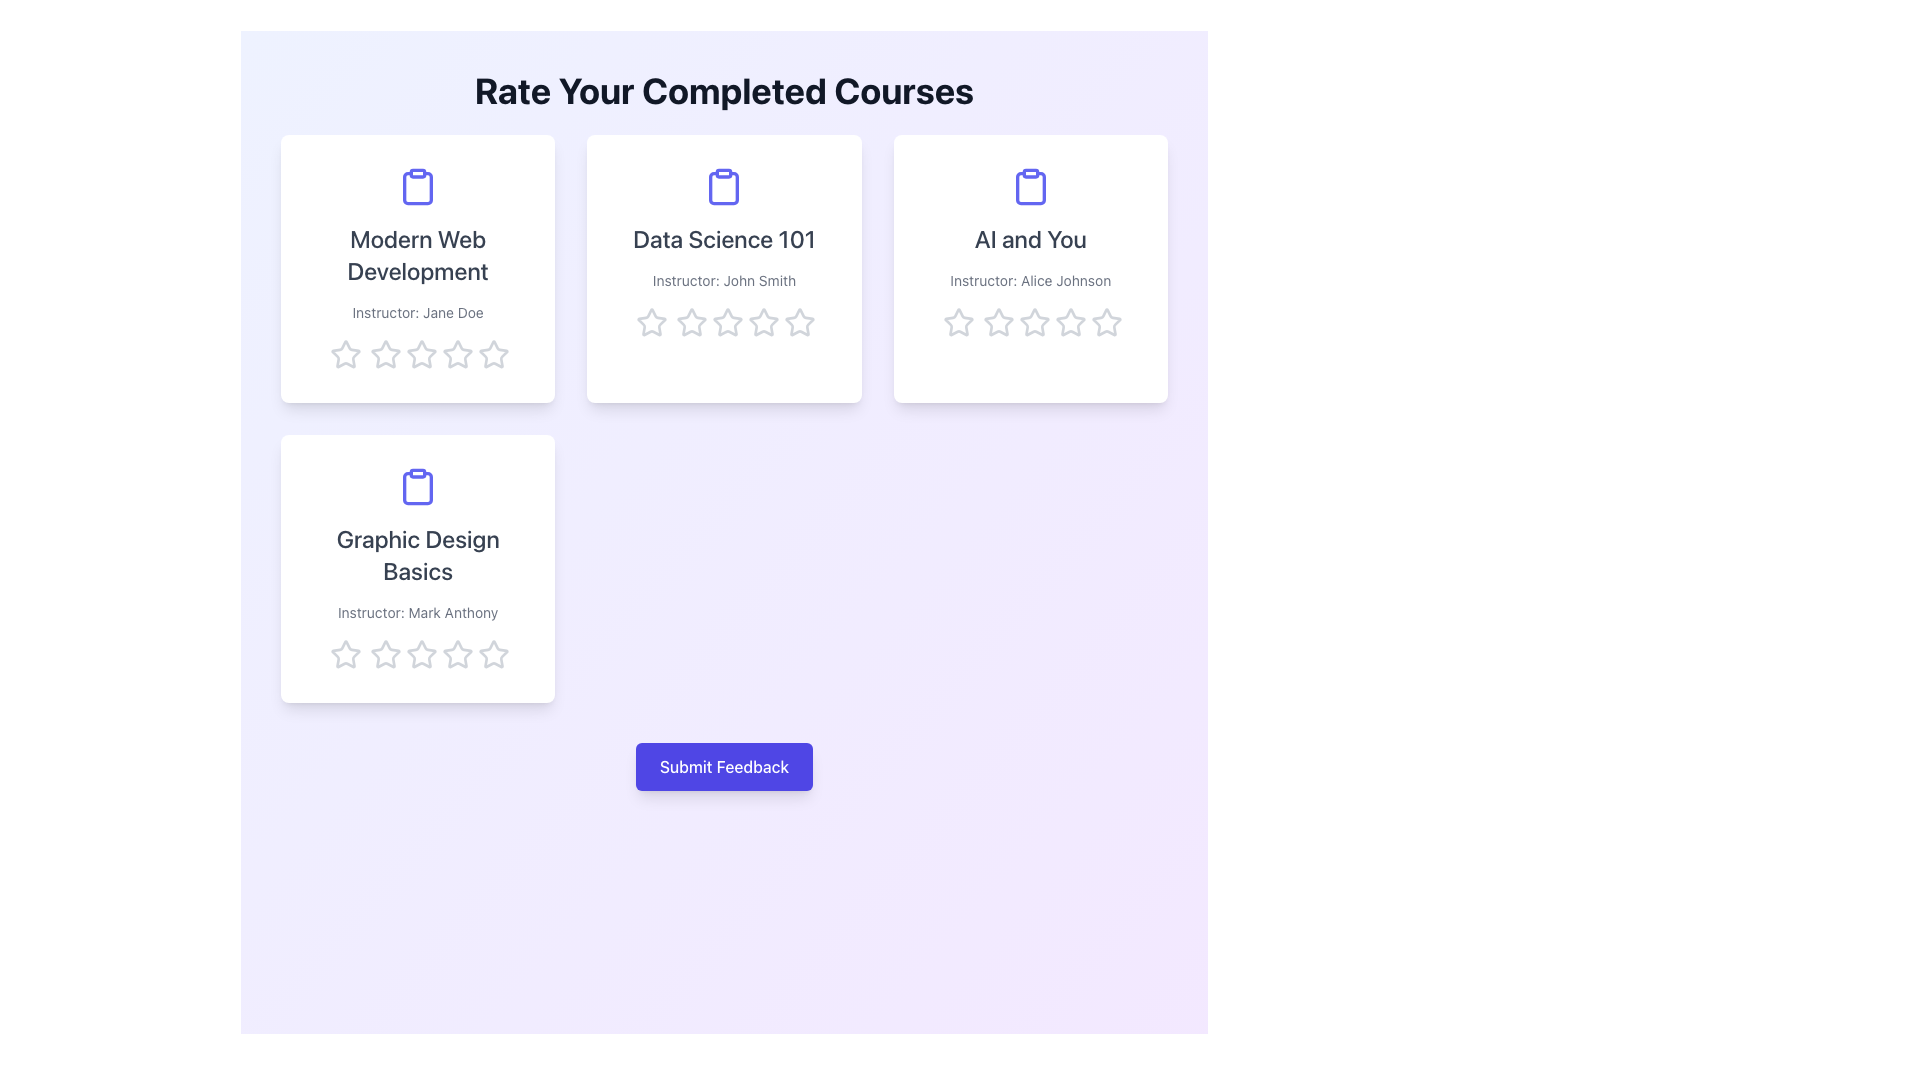 The width and height of the screenshot is (1920, 1080). I want to click on the third star icon in the five-star rating set for the course 'AI and You', so click(1105, 321).